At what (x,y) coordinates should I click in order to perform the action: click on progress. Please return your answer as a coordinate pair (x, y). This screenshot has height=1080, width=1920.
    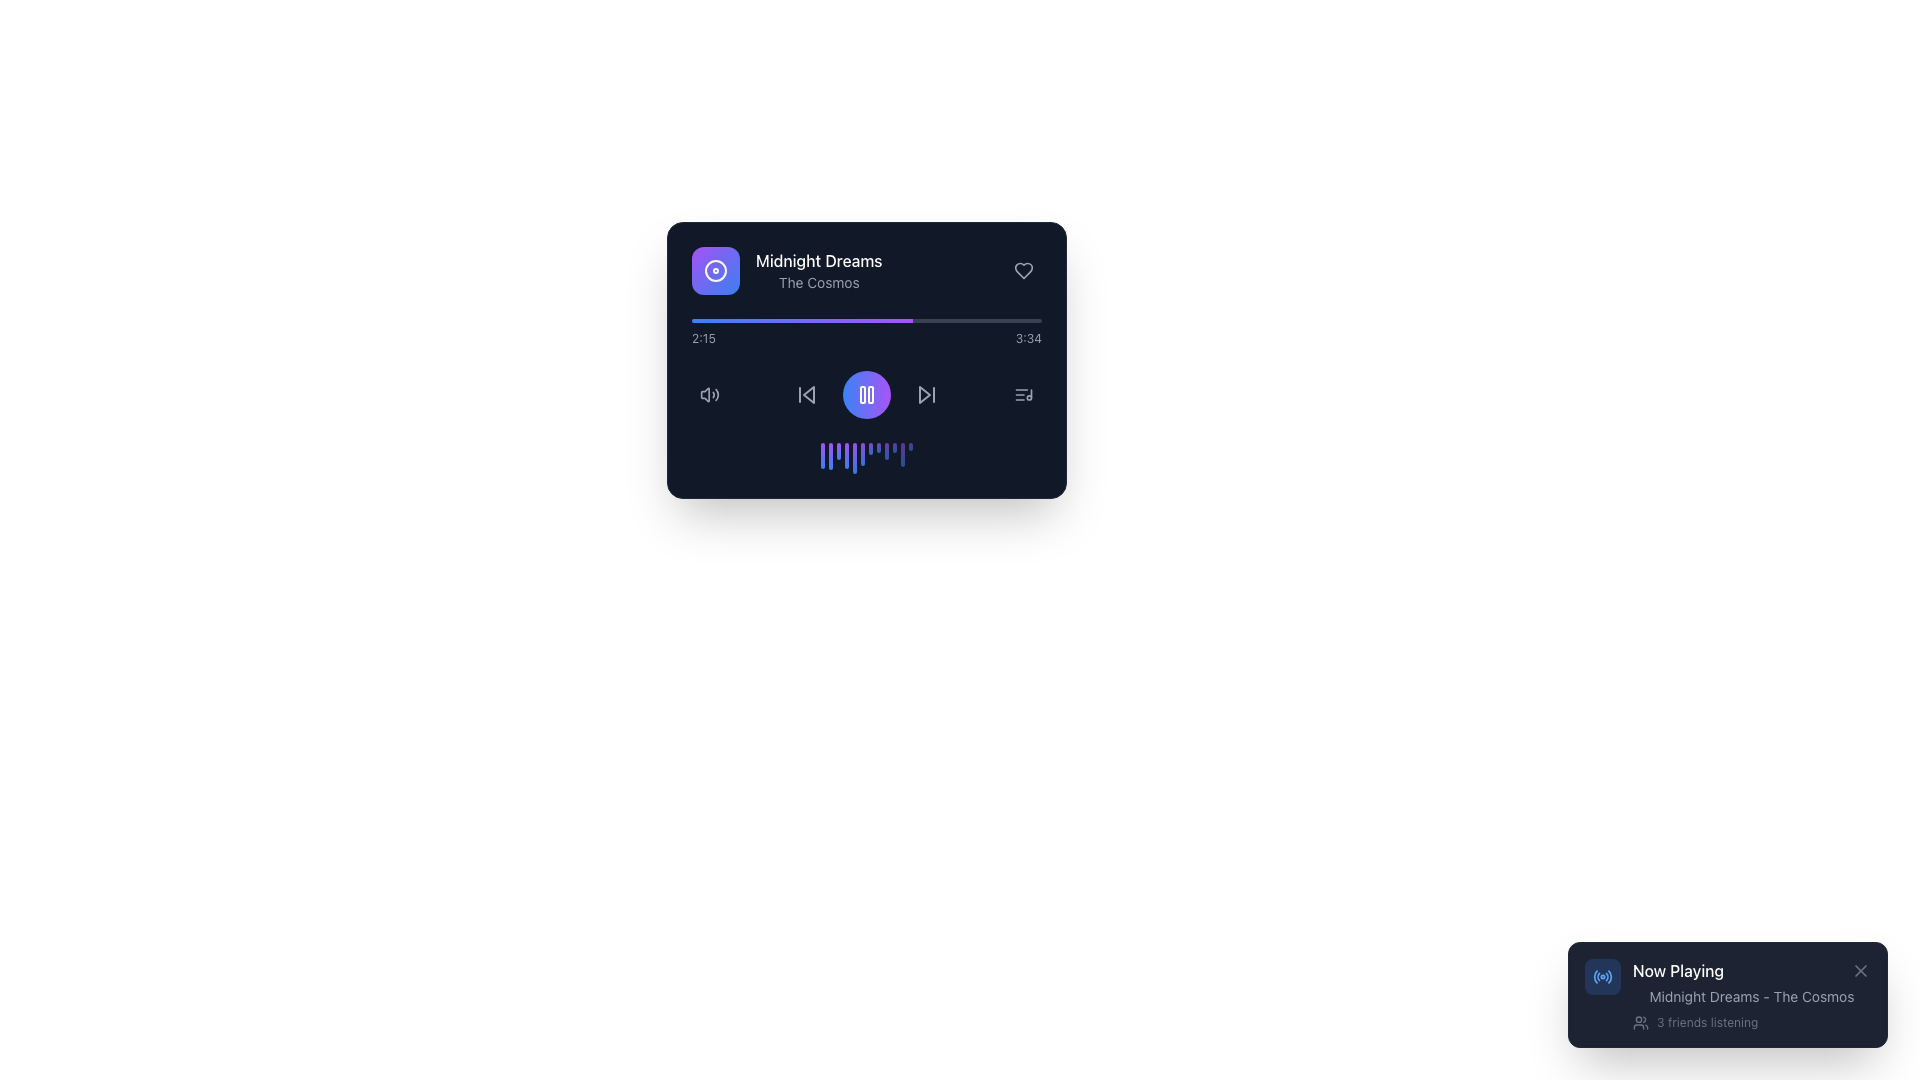
    Looking at the image, I should click on (932, 319).